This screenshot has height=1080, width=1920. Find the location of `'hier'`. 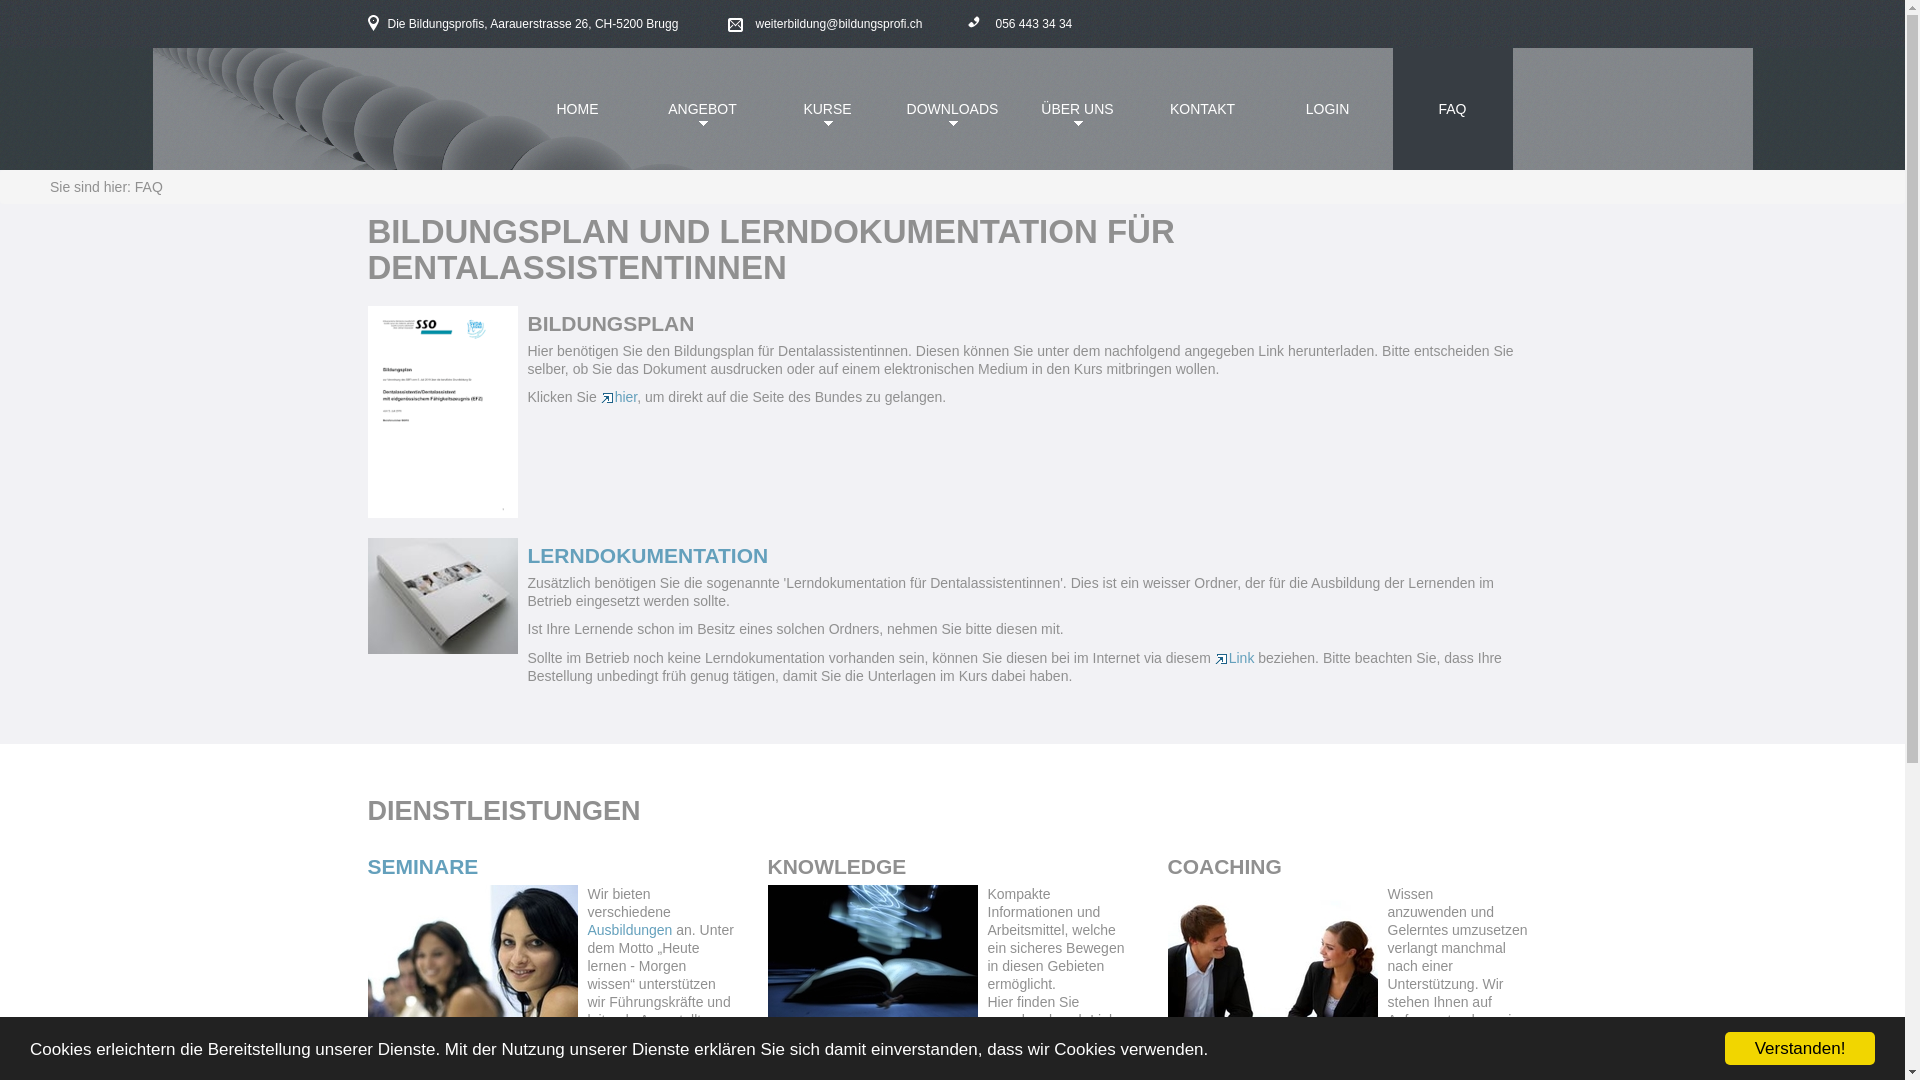

'hier' is located at coordinates (618, 397).